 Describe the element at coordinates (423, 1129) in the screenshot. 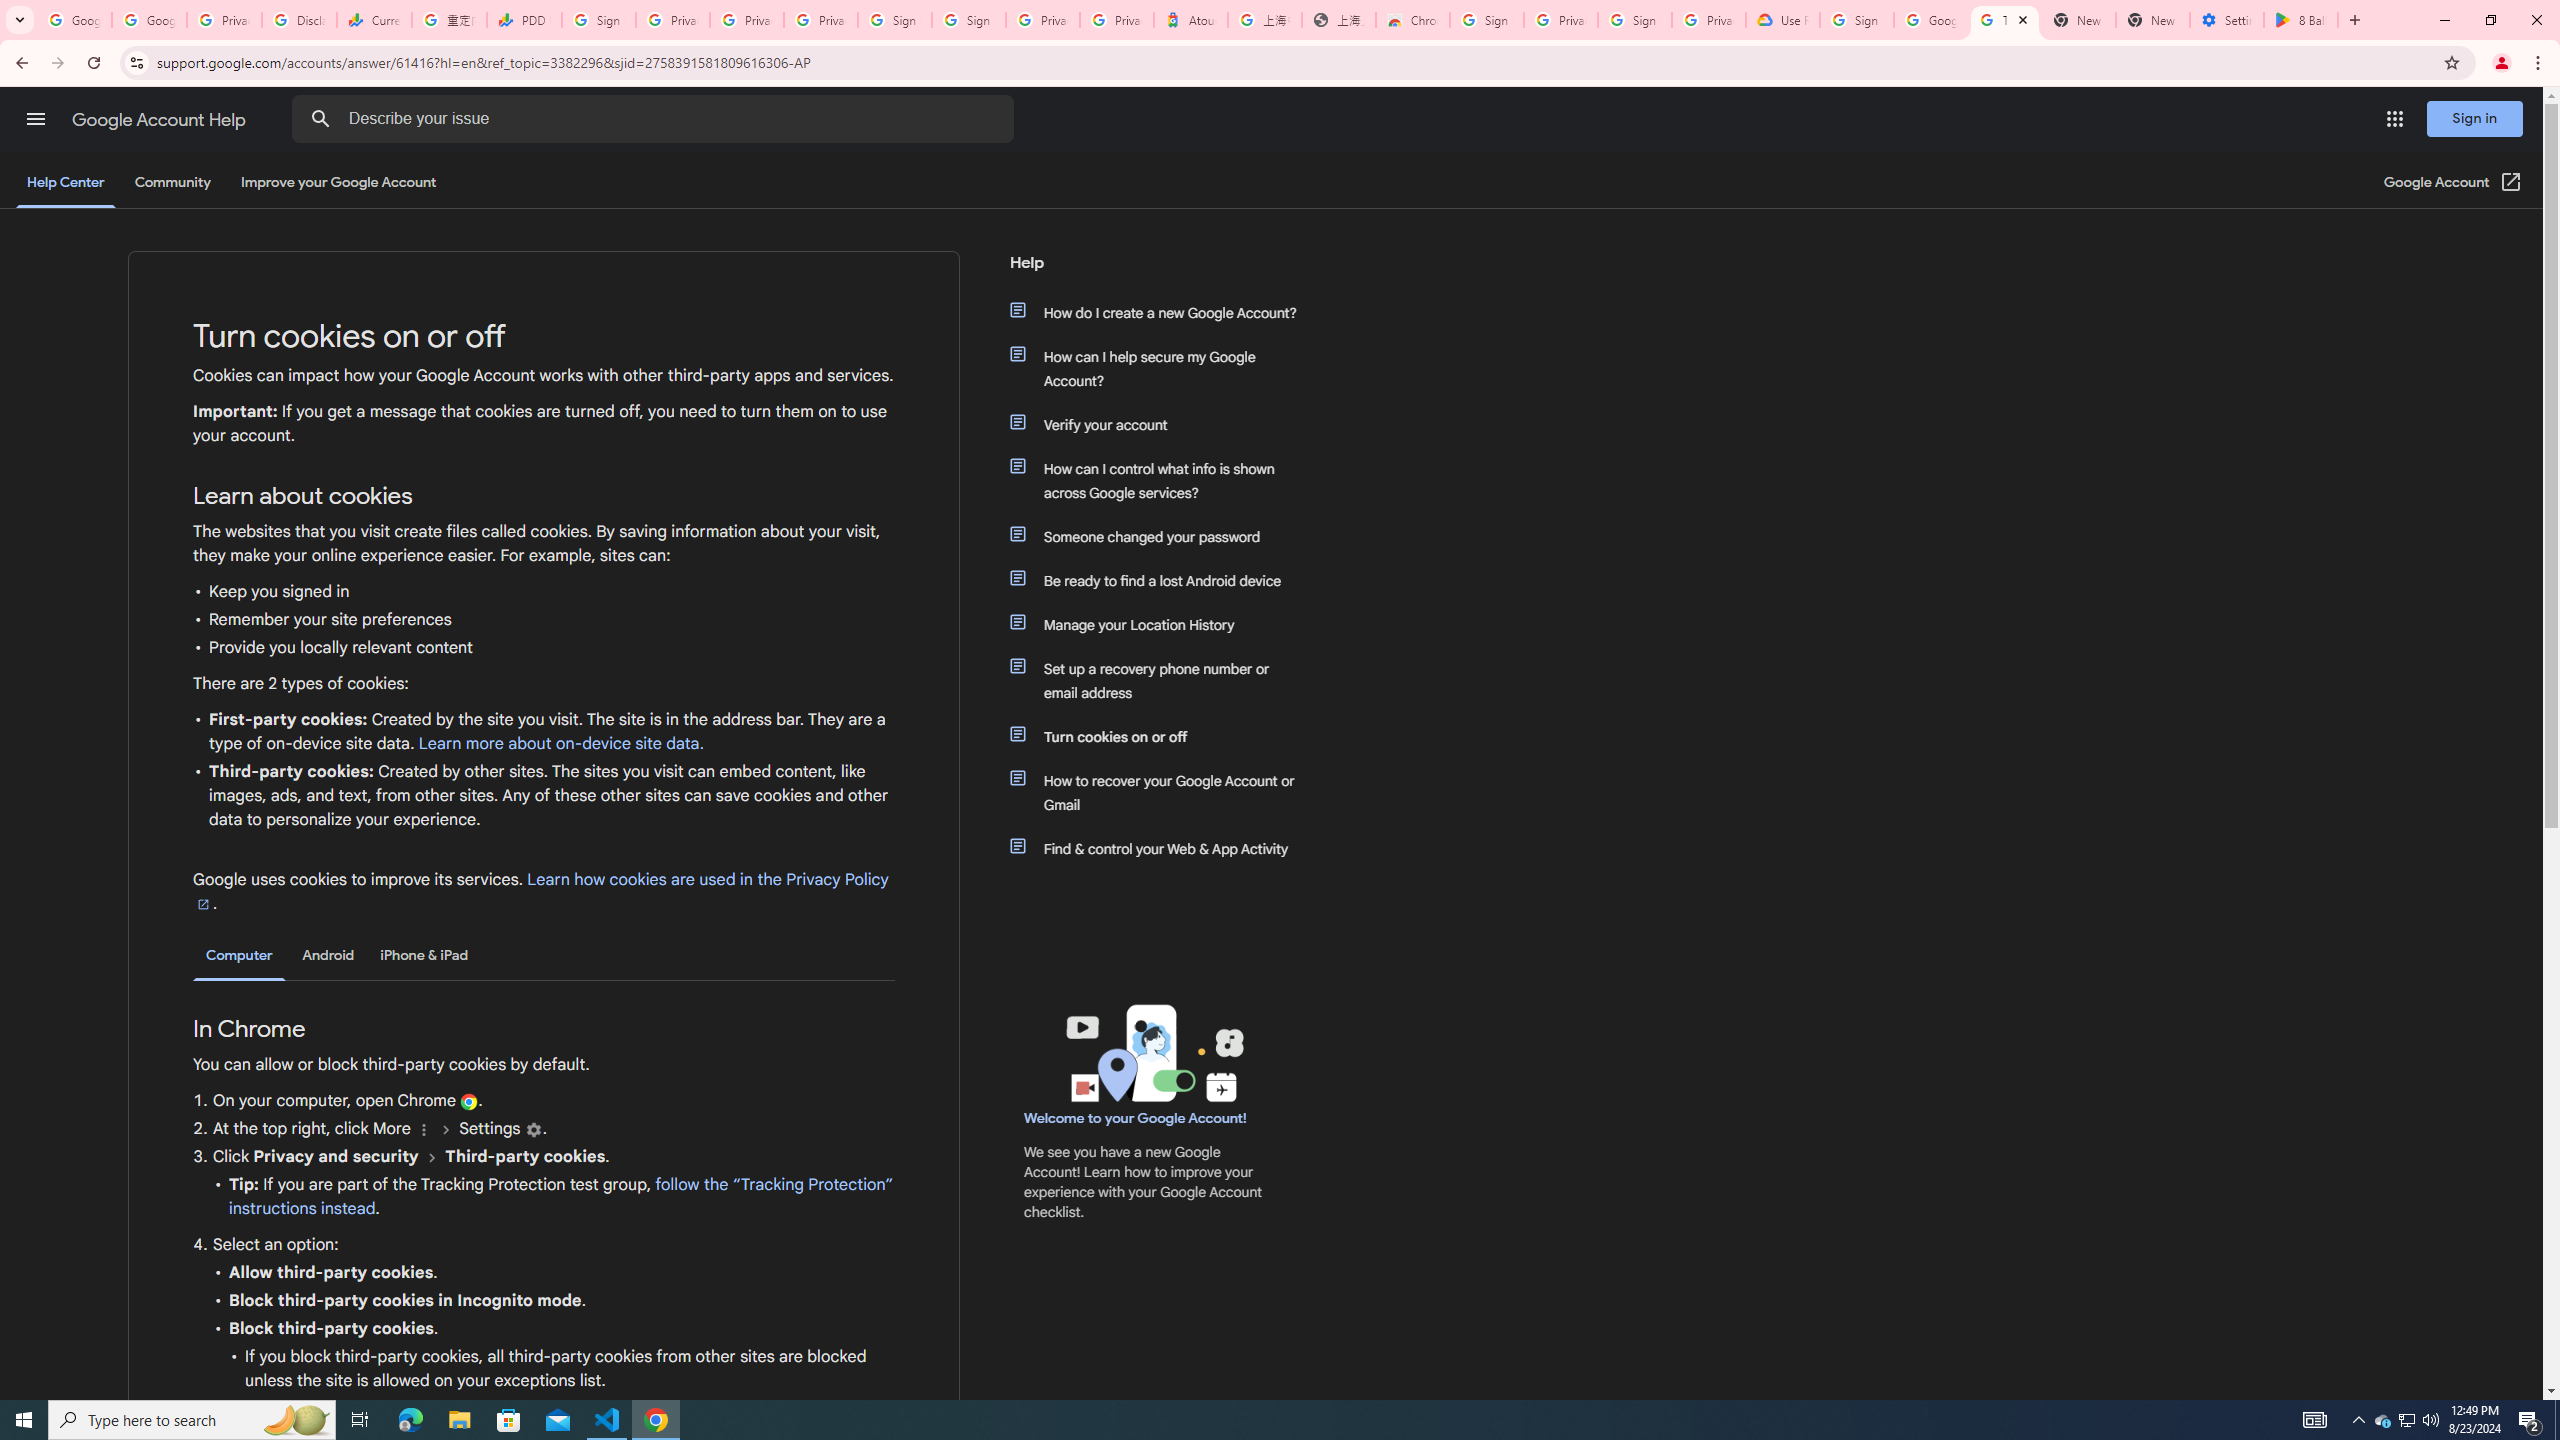

I see `'More'` at that location.